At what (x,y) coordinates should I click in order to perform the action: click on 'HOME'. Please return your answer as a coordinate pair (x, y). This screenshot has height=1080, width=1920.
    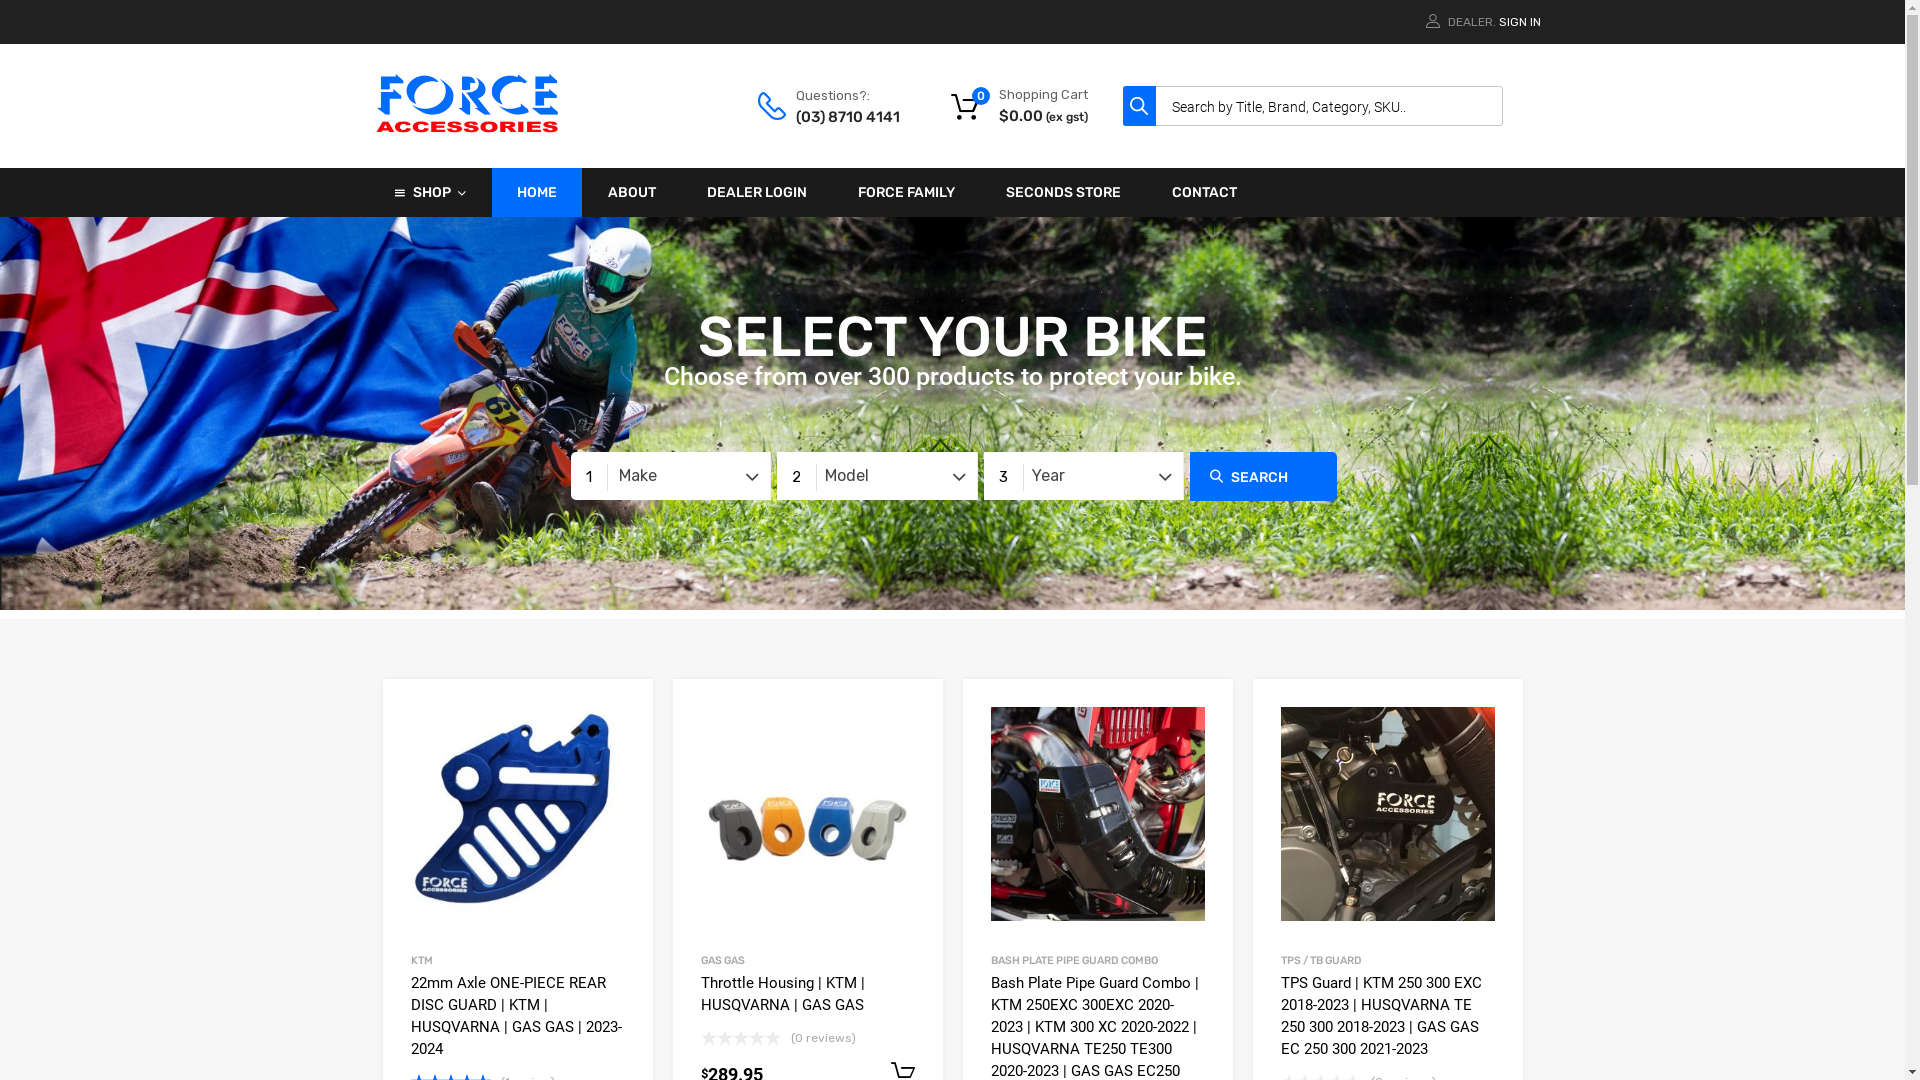
    Looking at the image, I should click on (537, 192).